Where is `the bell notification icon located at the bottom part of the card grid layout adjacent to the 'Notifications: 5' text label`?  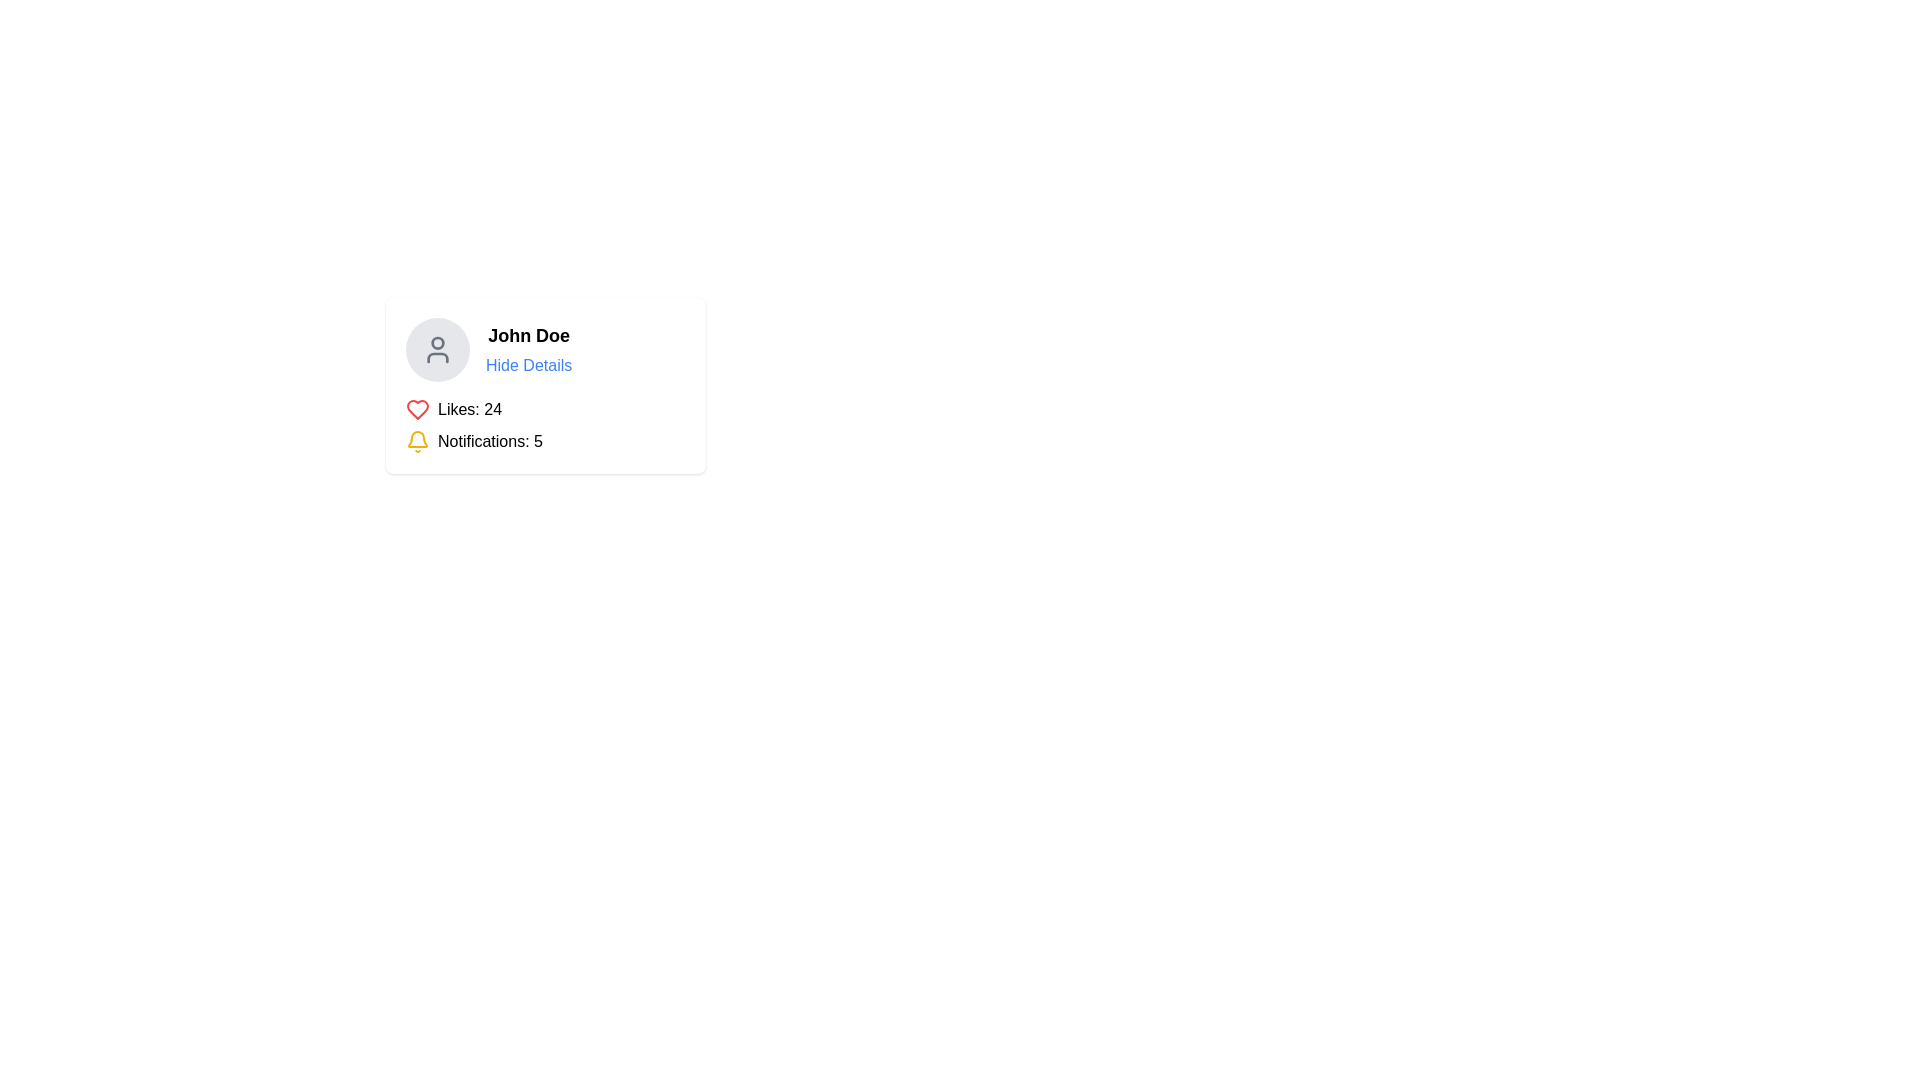
the bell notification icon located at the bottom part of the card grid layout adjacent to the 'Notifications: 5' text label is located at coordinates (416, 438).